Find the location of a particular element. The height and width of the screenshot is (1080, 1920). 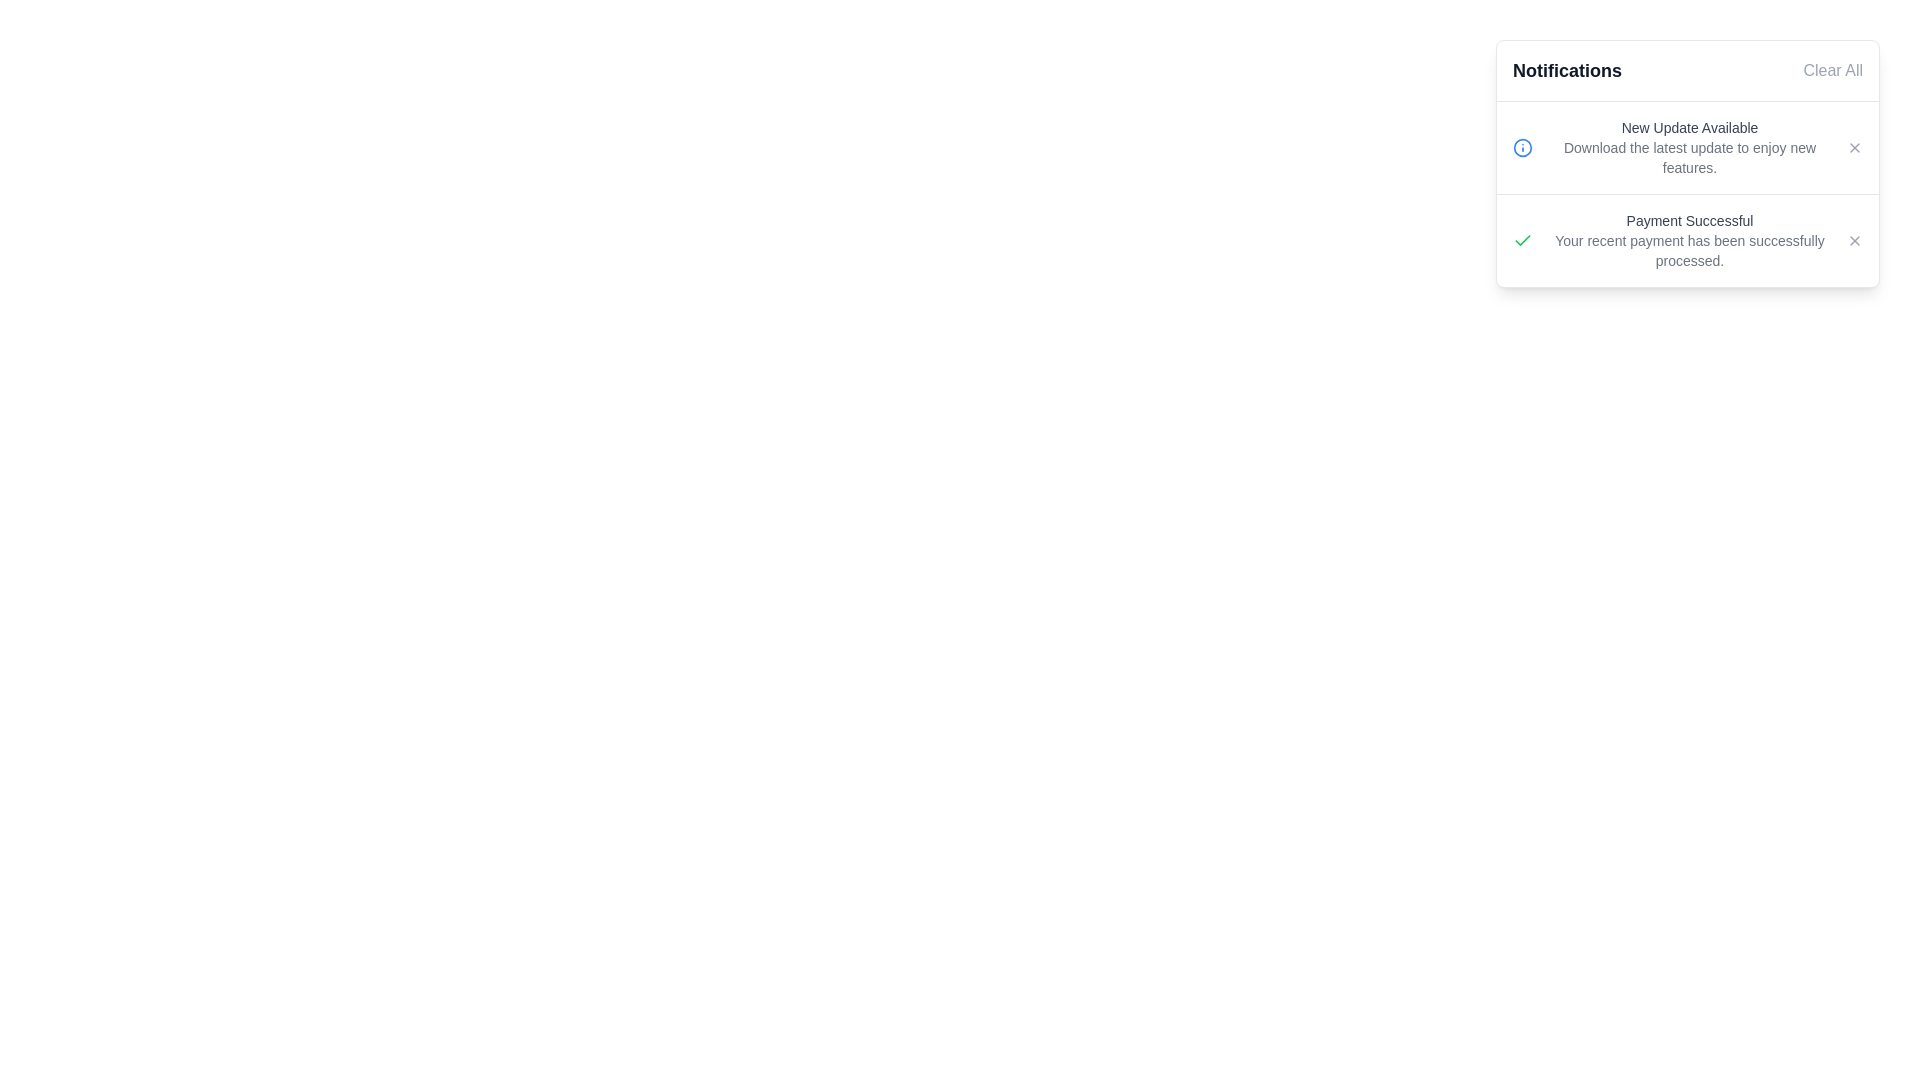

text displayed in the notification panel stating, 'Your recent payment has been successfully processed.' which is located just beneath the 'Payment Successful' heading is located at coordinates (1688, 249).